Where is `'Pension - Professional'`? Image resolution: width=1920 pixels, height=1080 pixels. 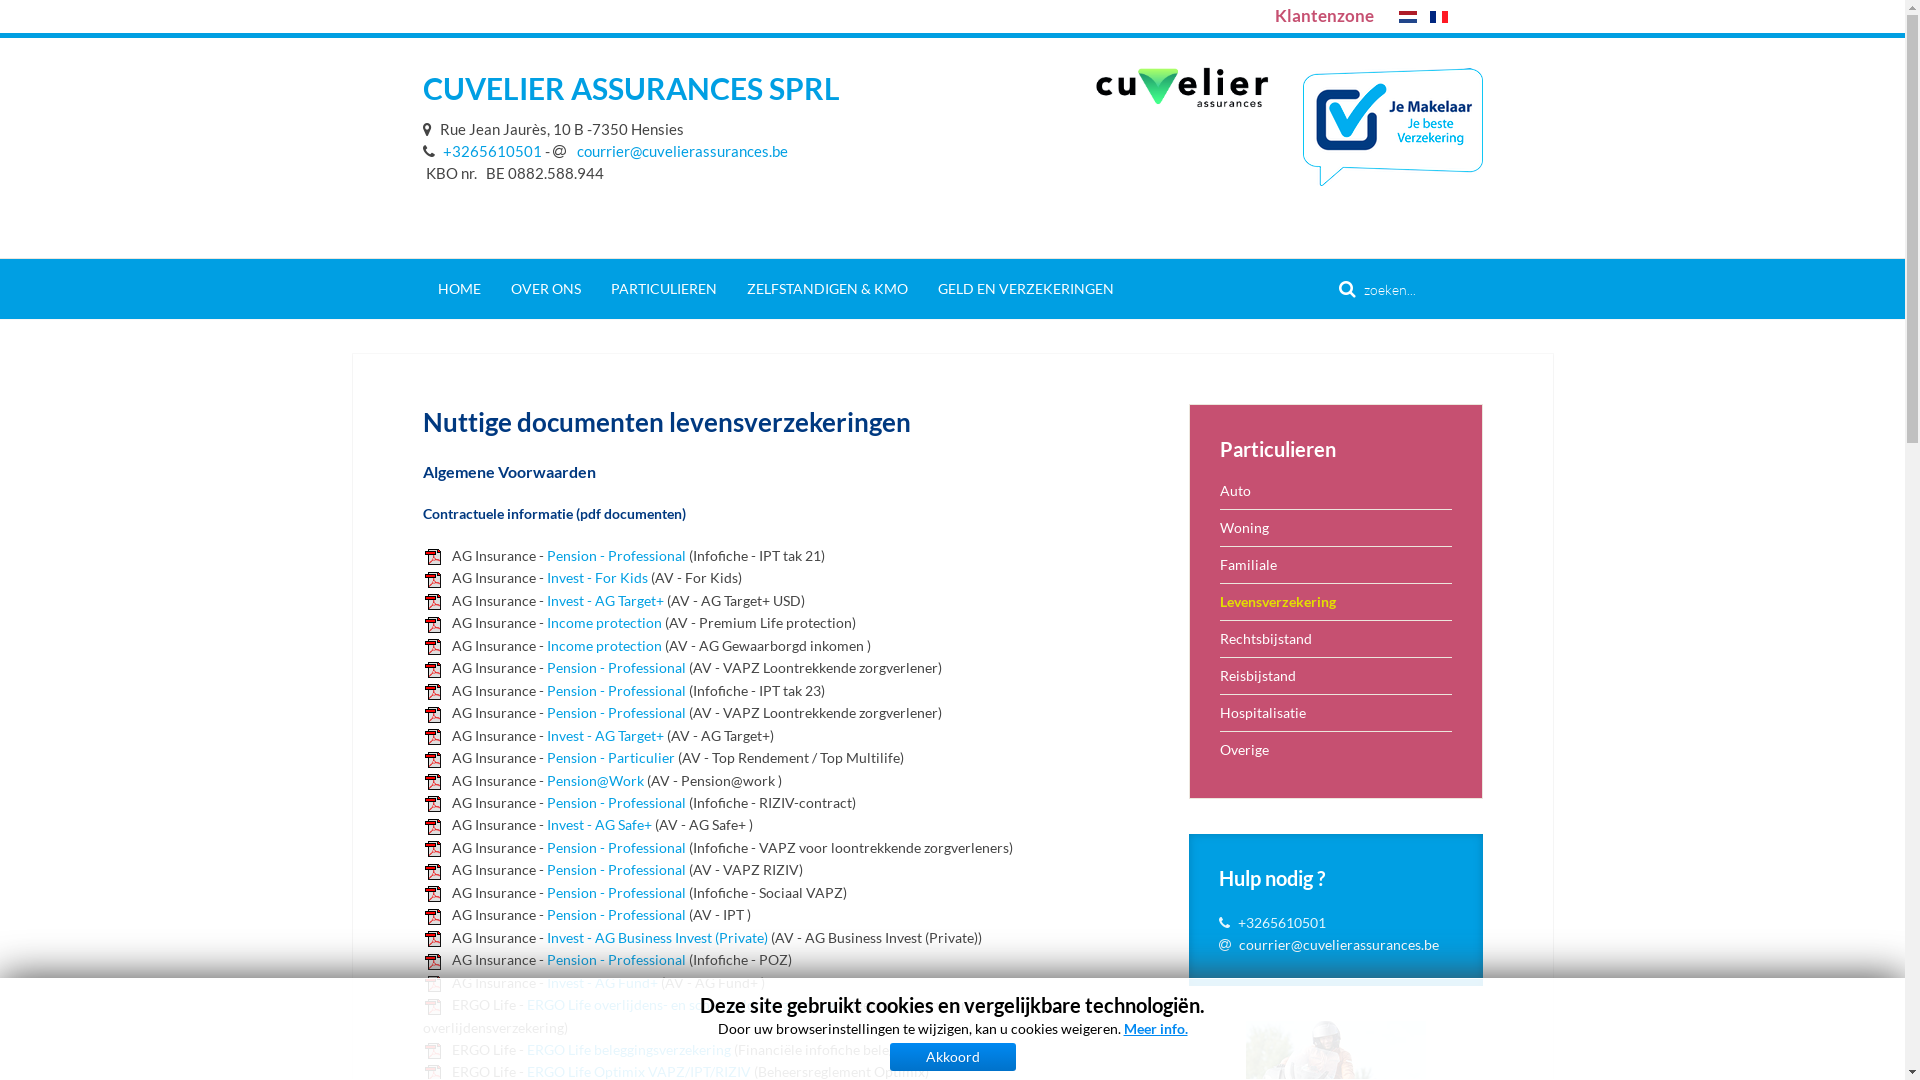
'Pension - Professional' is located at coordinates (546, 914).